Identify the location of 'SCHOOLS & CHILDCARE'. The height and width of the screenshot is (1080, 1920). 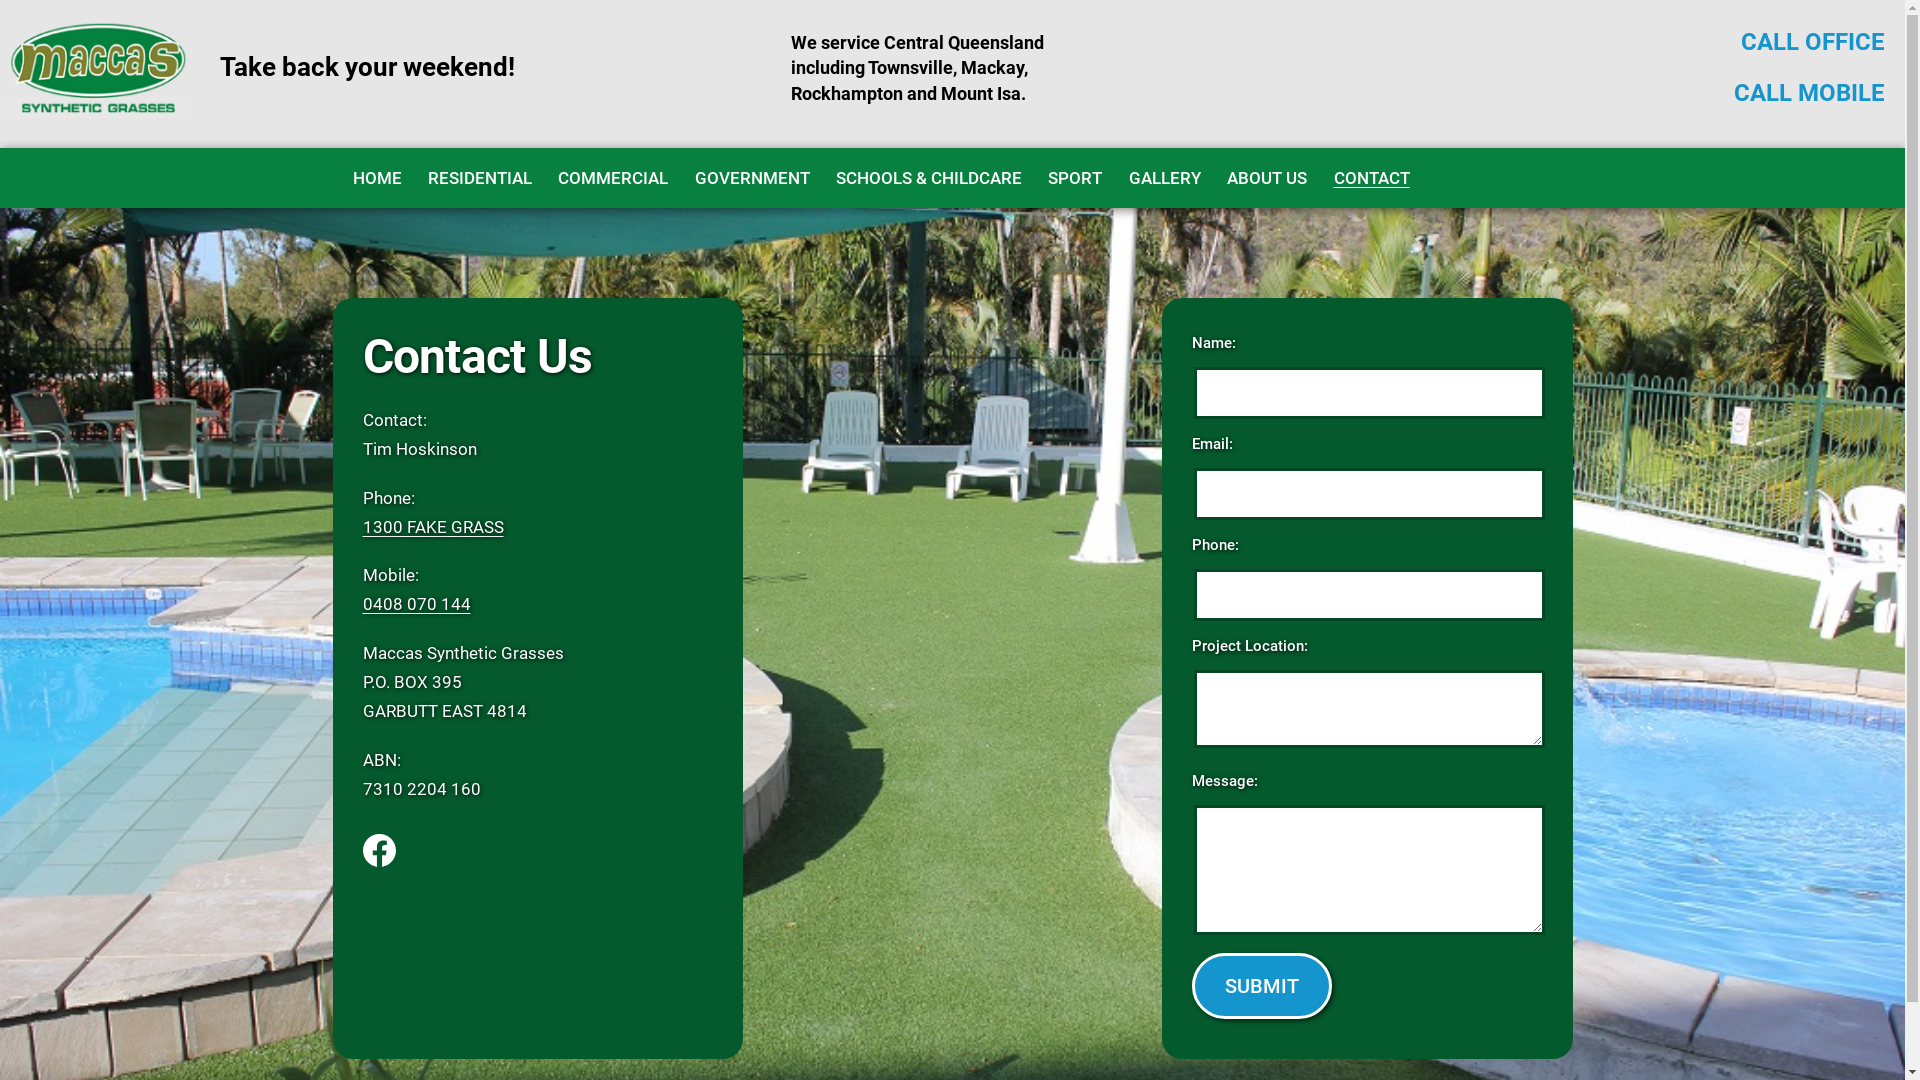
(928, 176).